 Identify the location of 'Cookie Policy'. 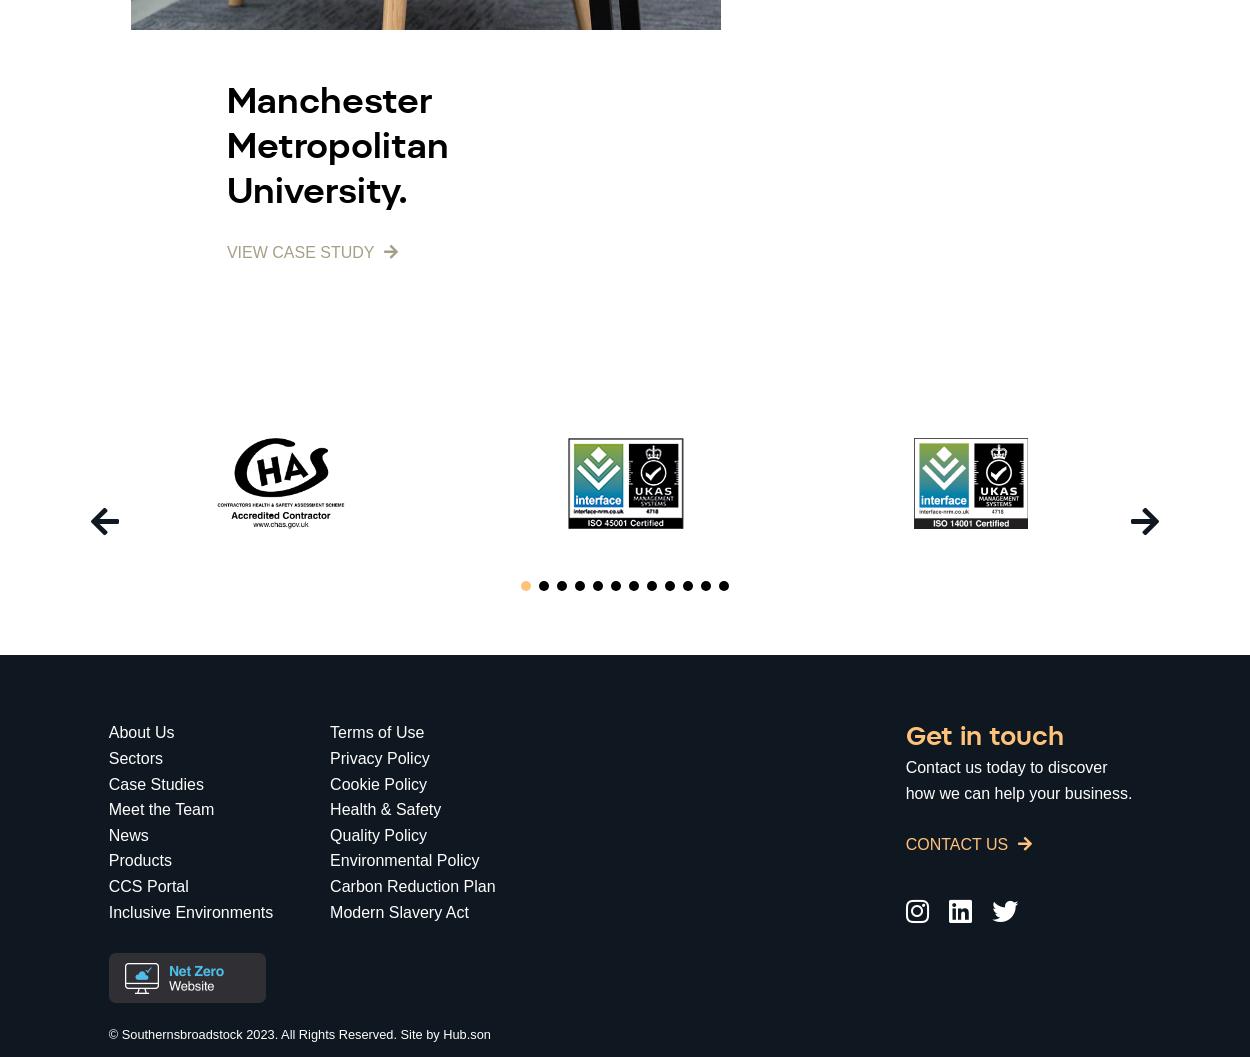
(378, 783).